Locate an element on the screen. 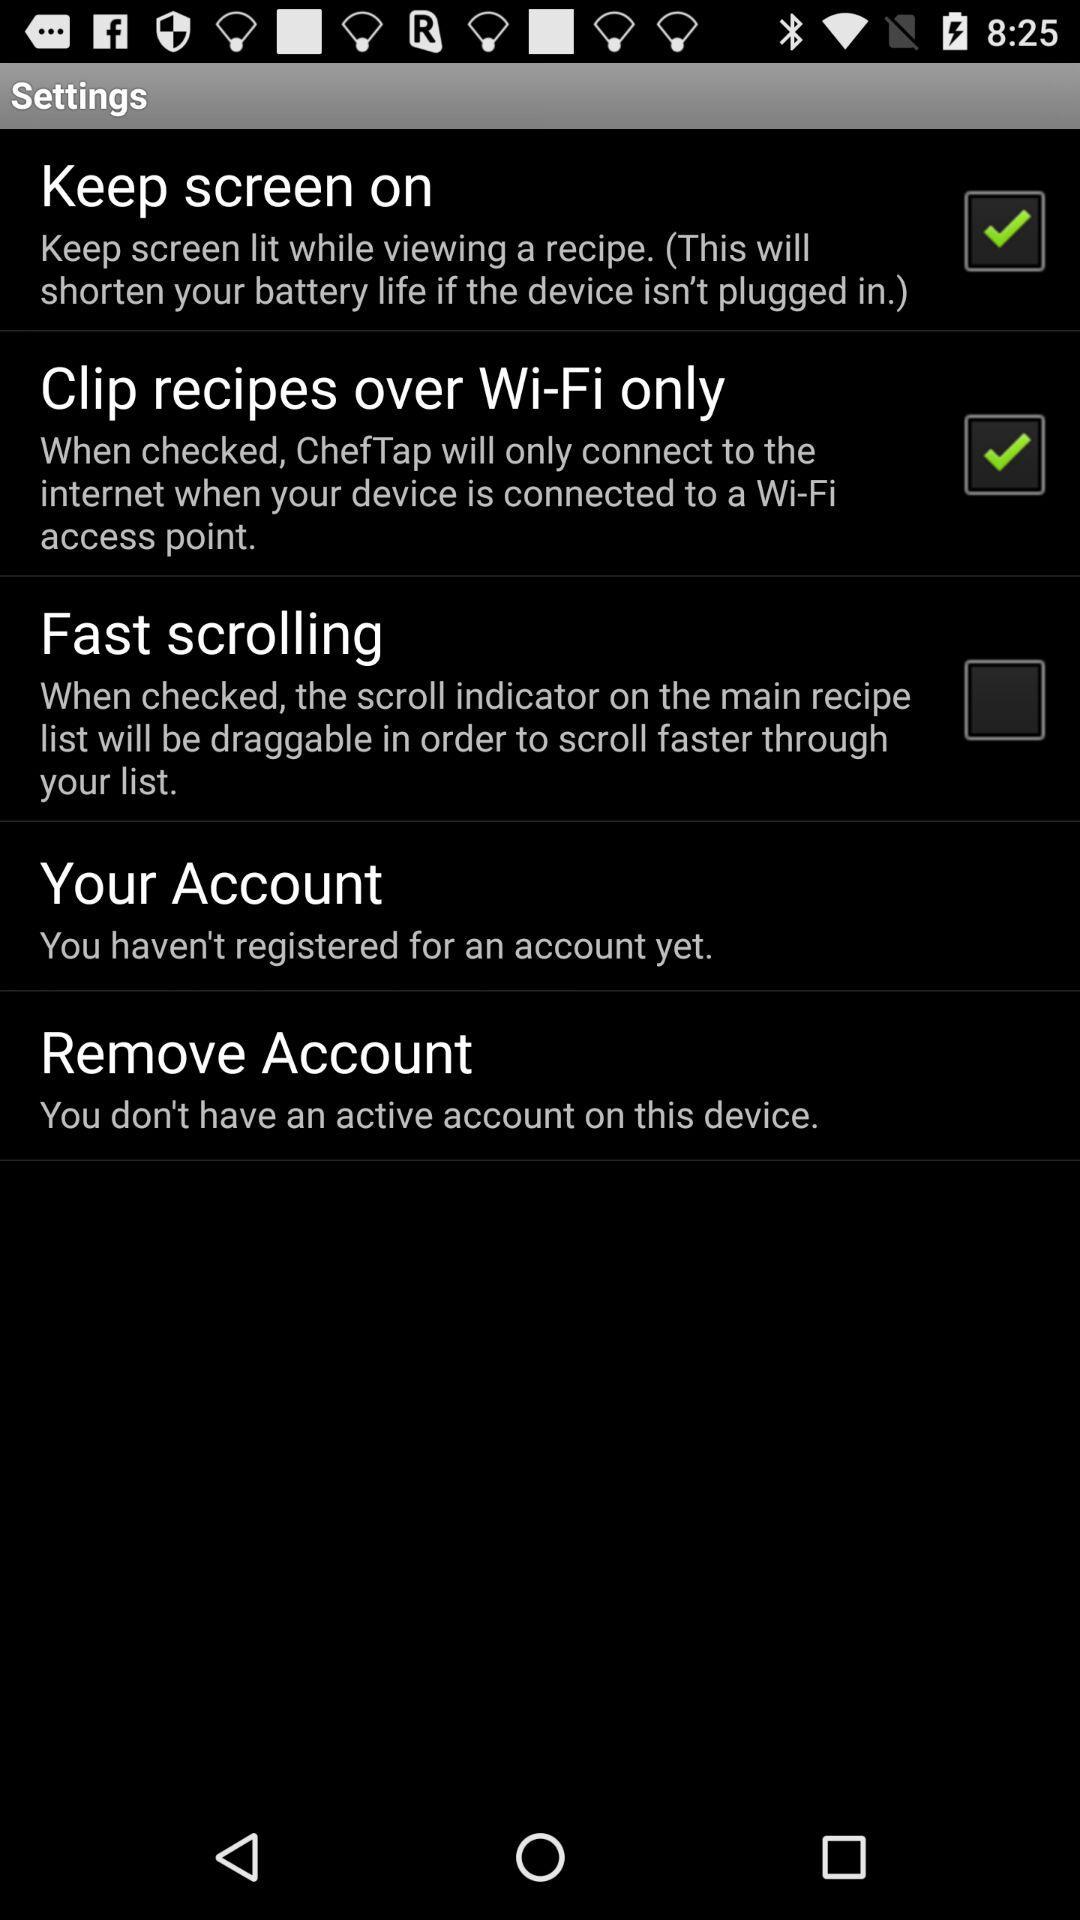 The height and width of the screenshot is (1920, 1080). remove account item is located at coordinates (255, 1049).